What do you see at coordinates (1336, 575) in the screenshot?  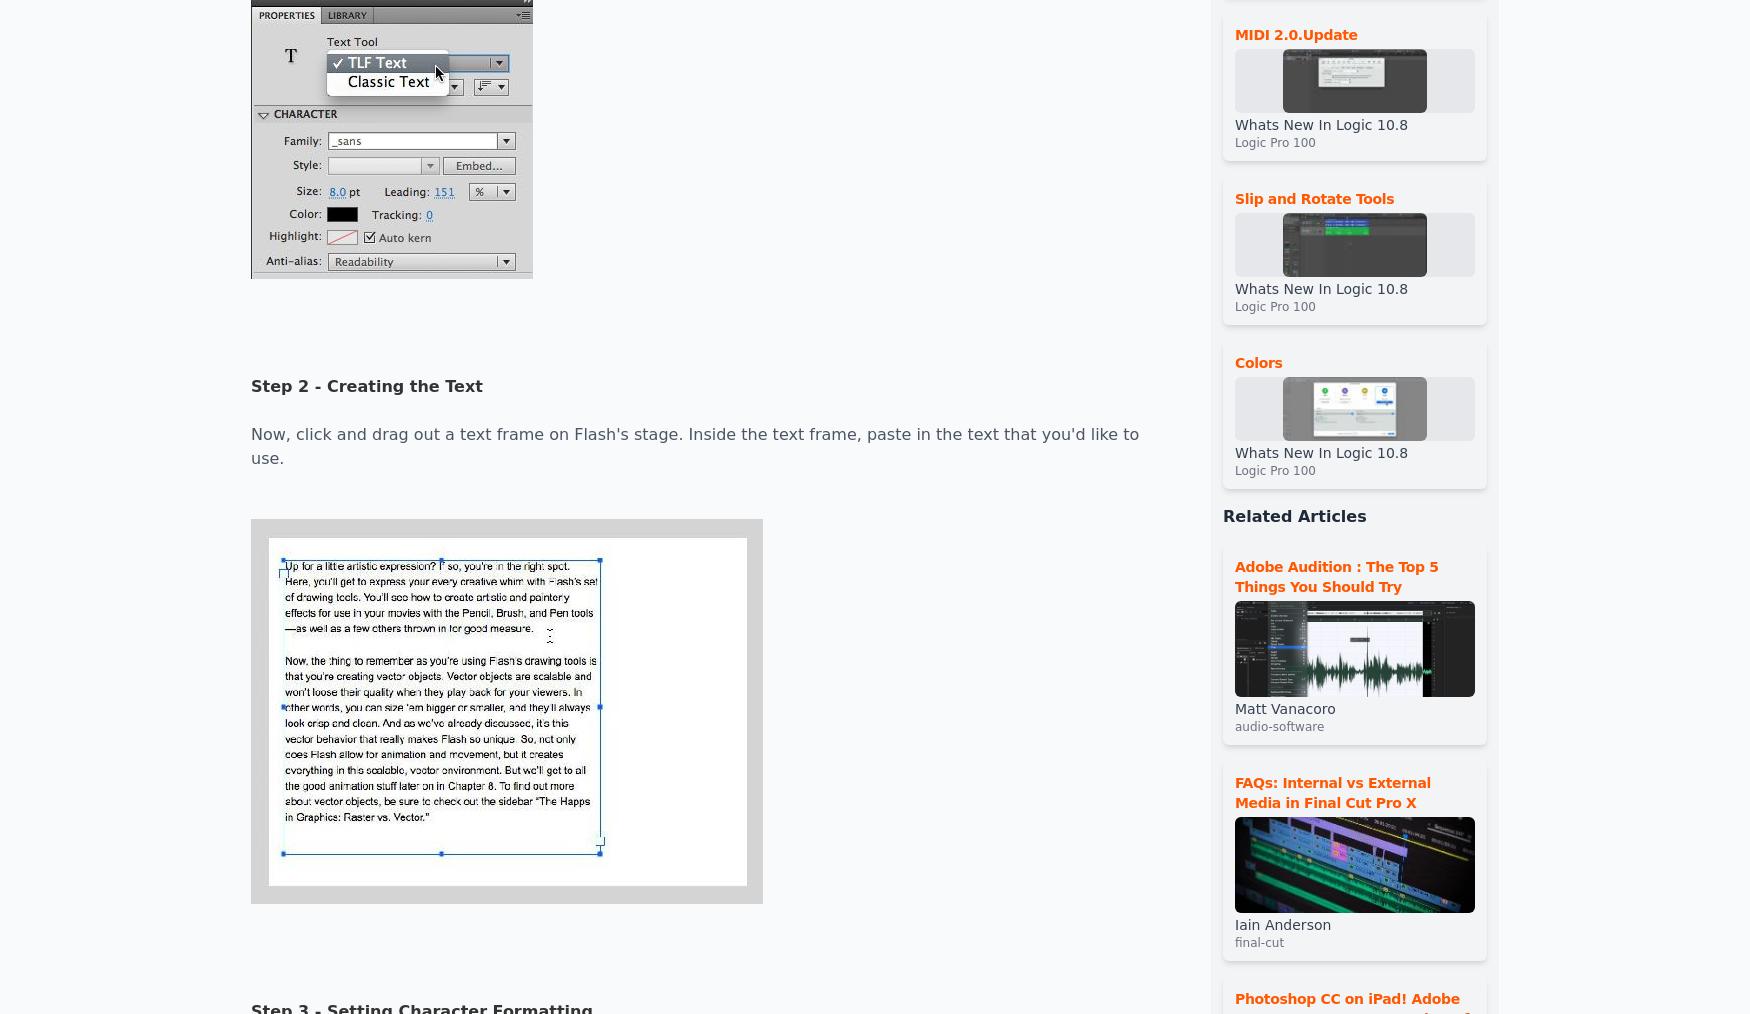 I see `'Adobe Audition : The Top 5 Things You Should Try'` at bounding box center [1336, 575].